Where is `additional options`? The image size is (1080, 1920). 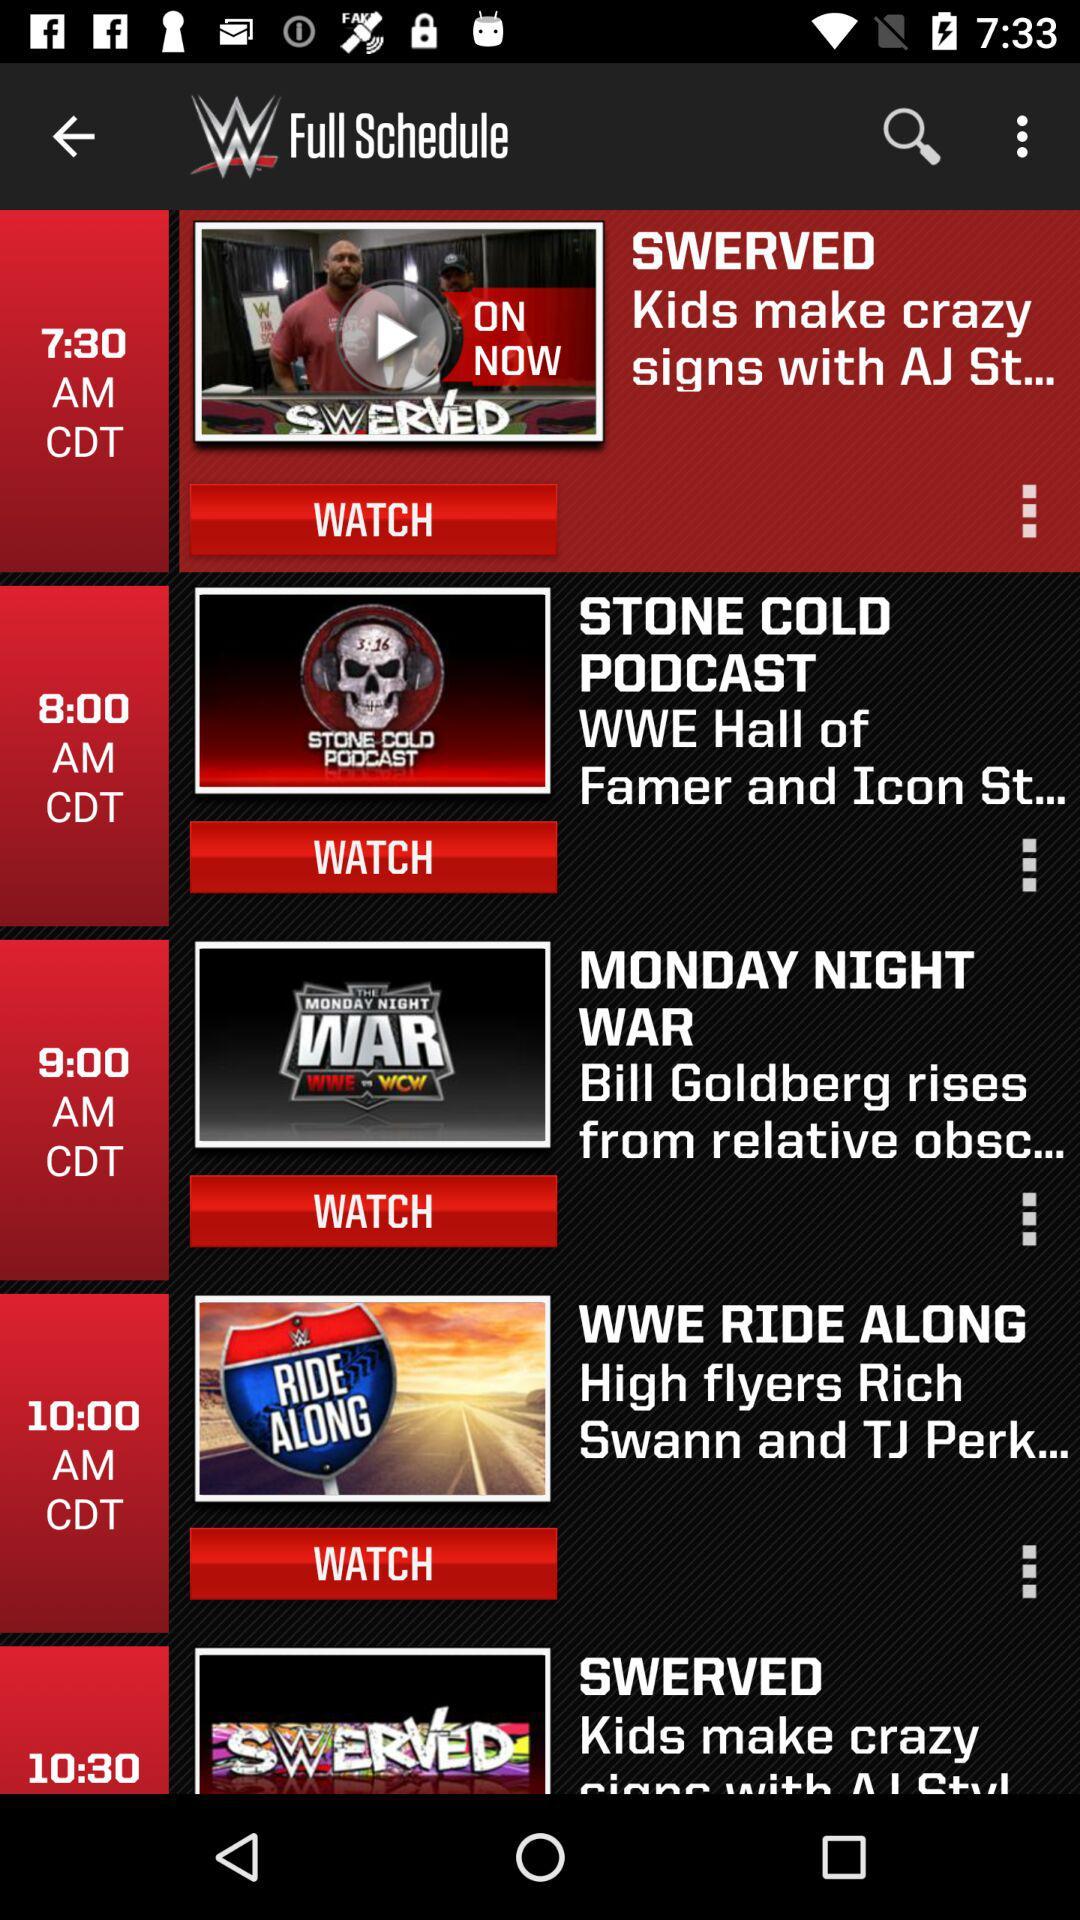
additional options is located at coordinates (1027, 1226).